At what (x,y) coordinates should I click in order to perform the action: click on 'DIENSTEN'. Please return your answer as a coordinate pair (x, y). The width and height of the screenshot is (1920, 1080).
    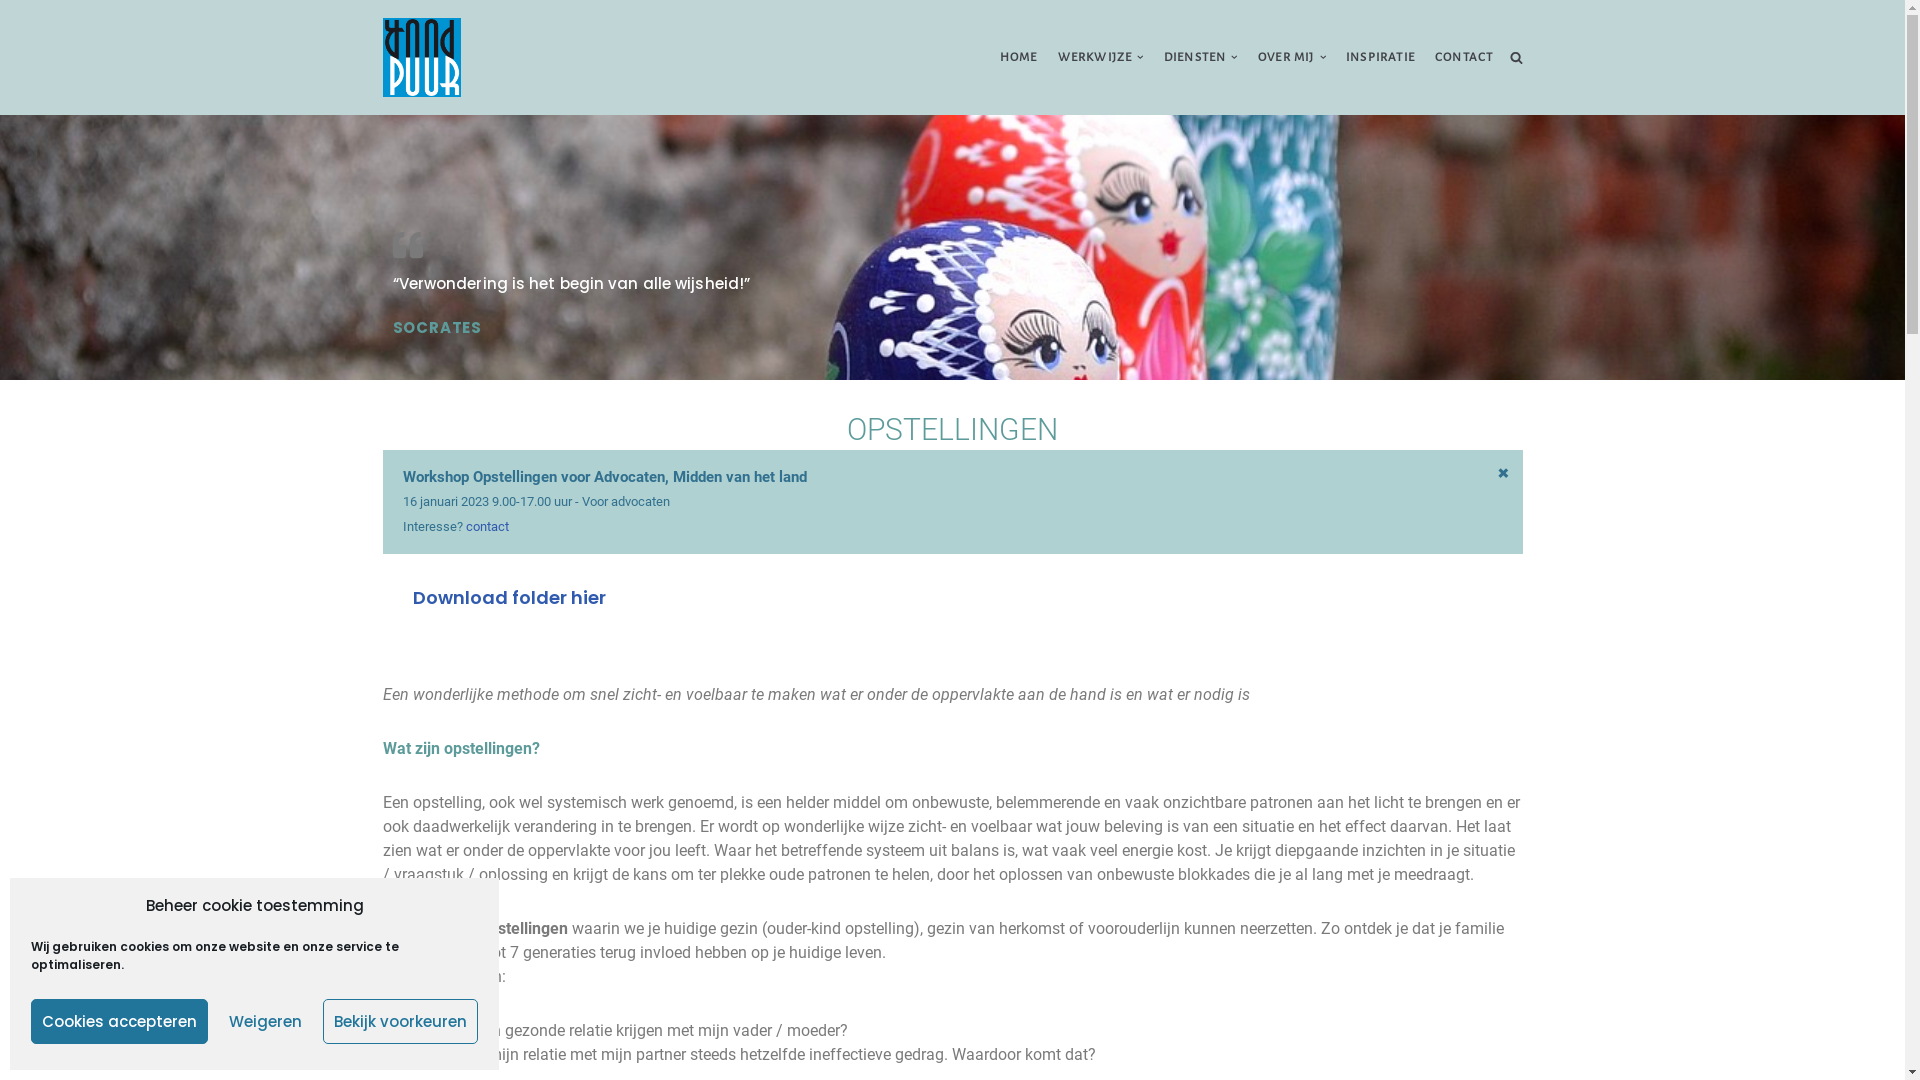
    Looking at the image, I should click on (1195, 56).